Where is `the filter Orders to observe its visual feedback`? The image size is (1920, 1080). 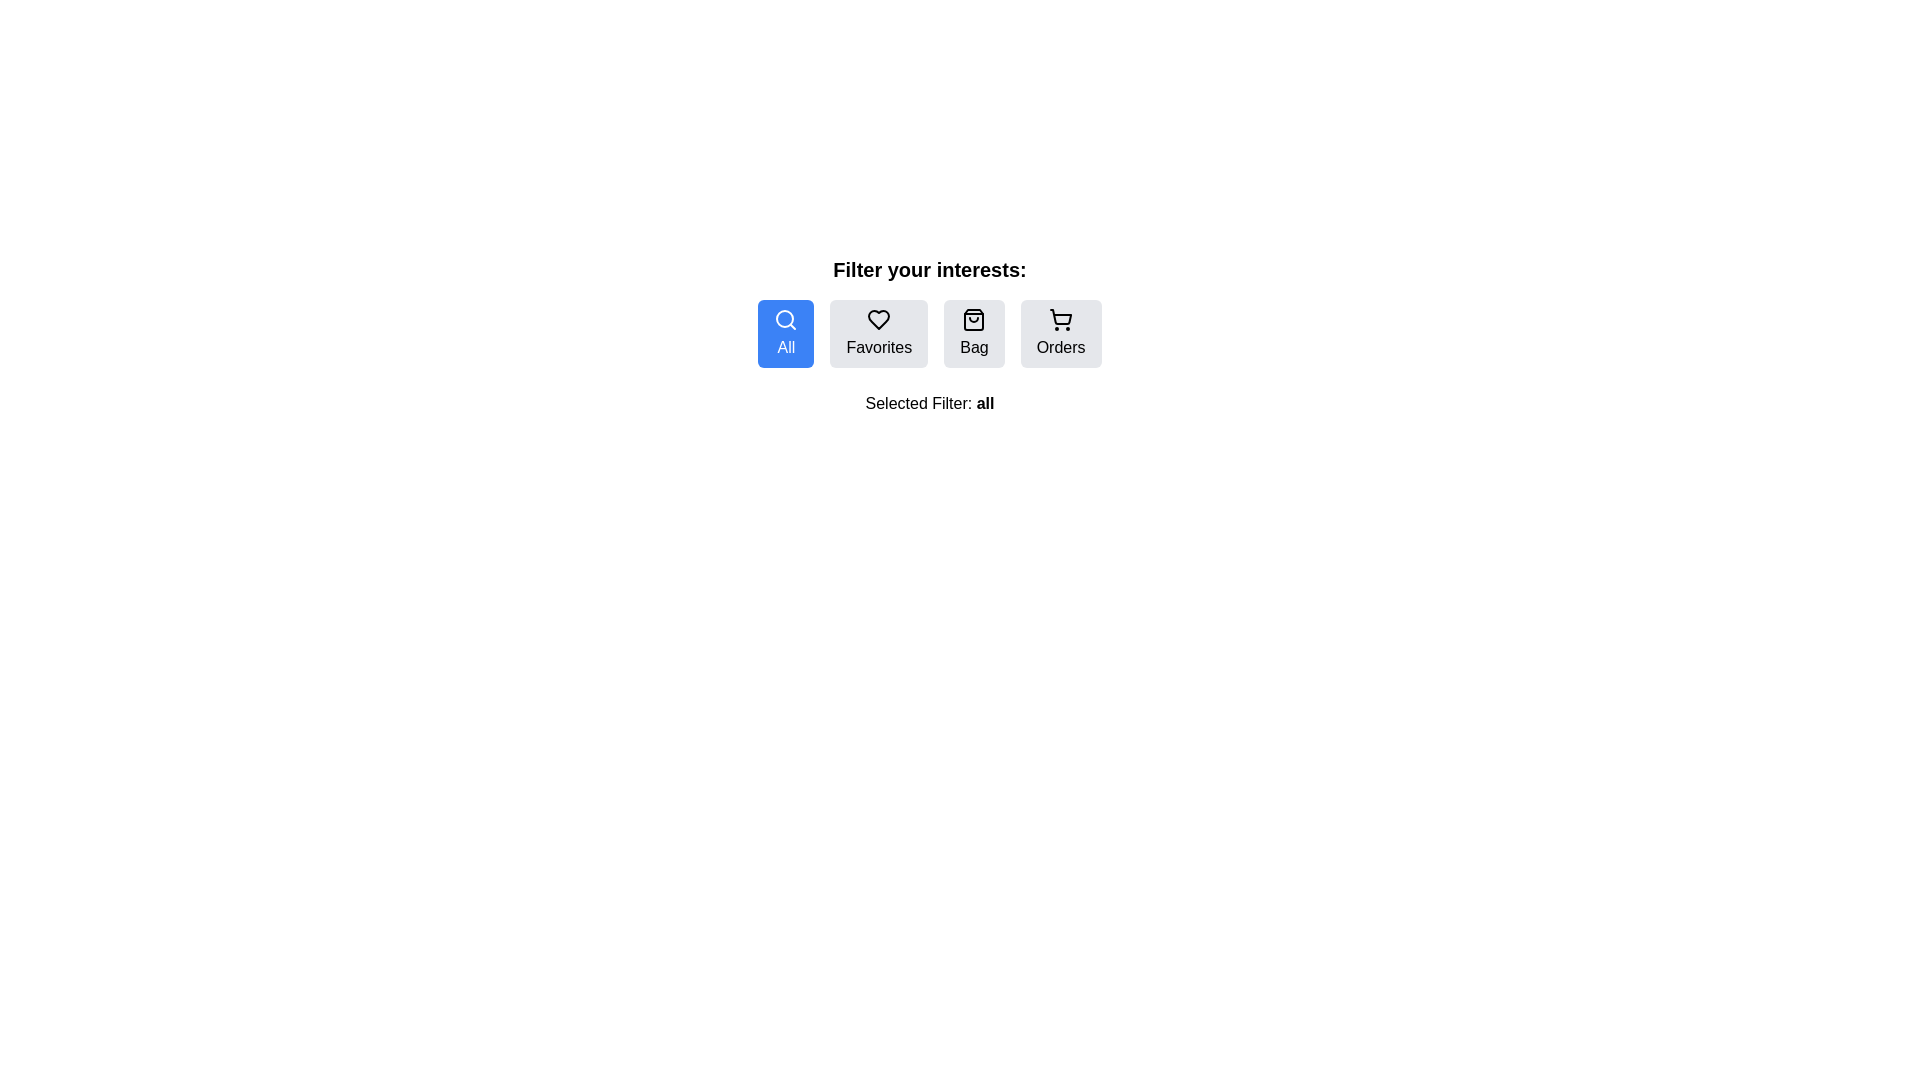 the filter Orders to observe its visual feedback is located at coordinates (1059, 333).